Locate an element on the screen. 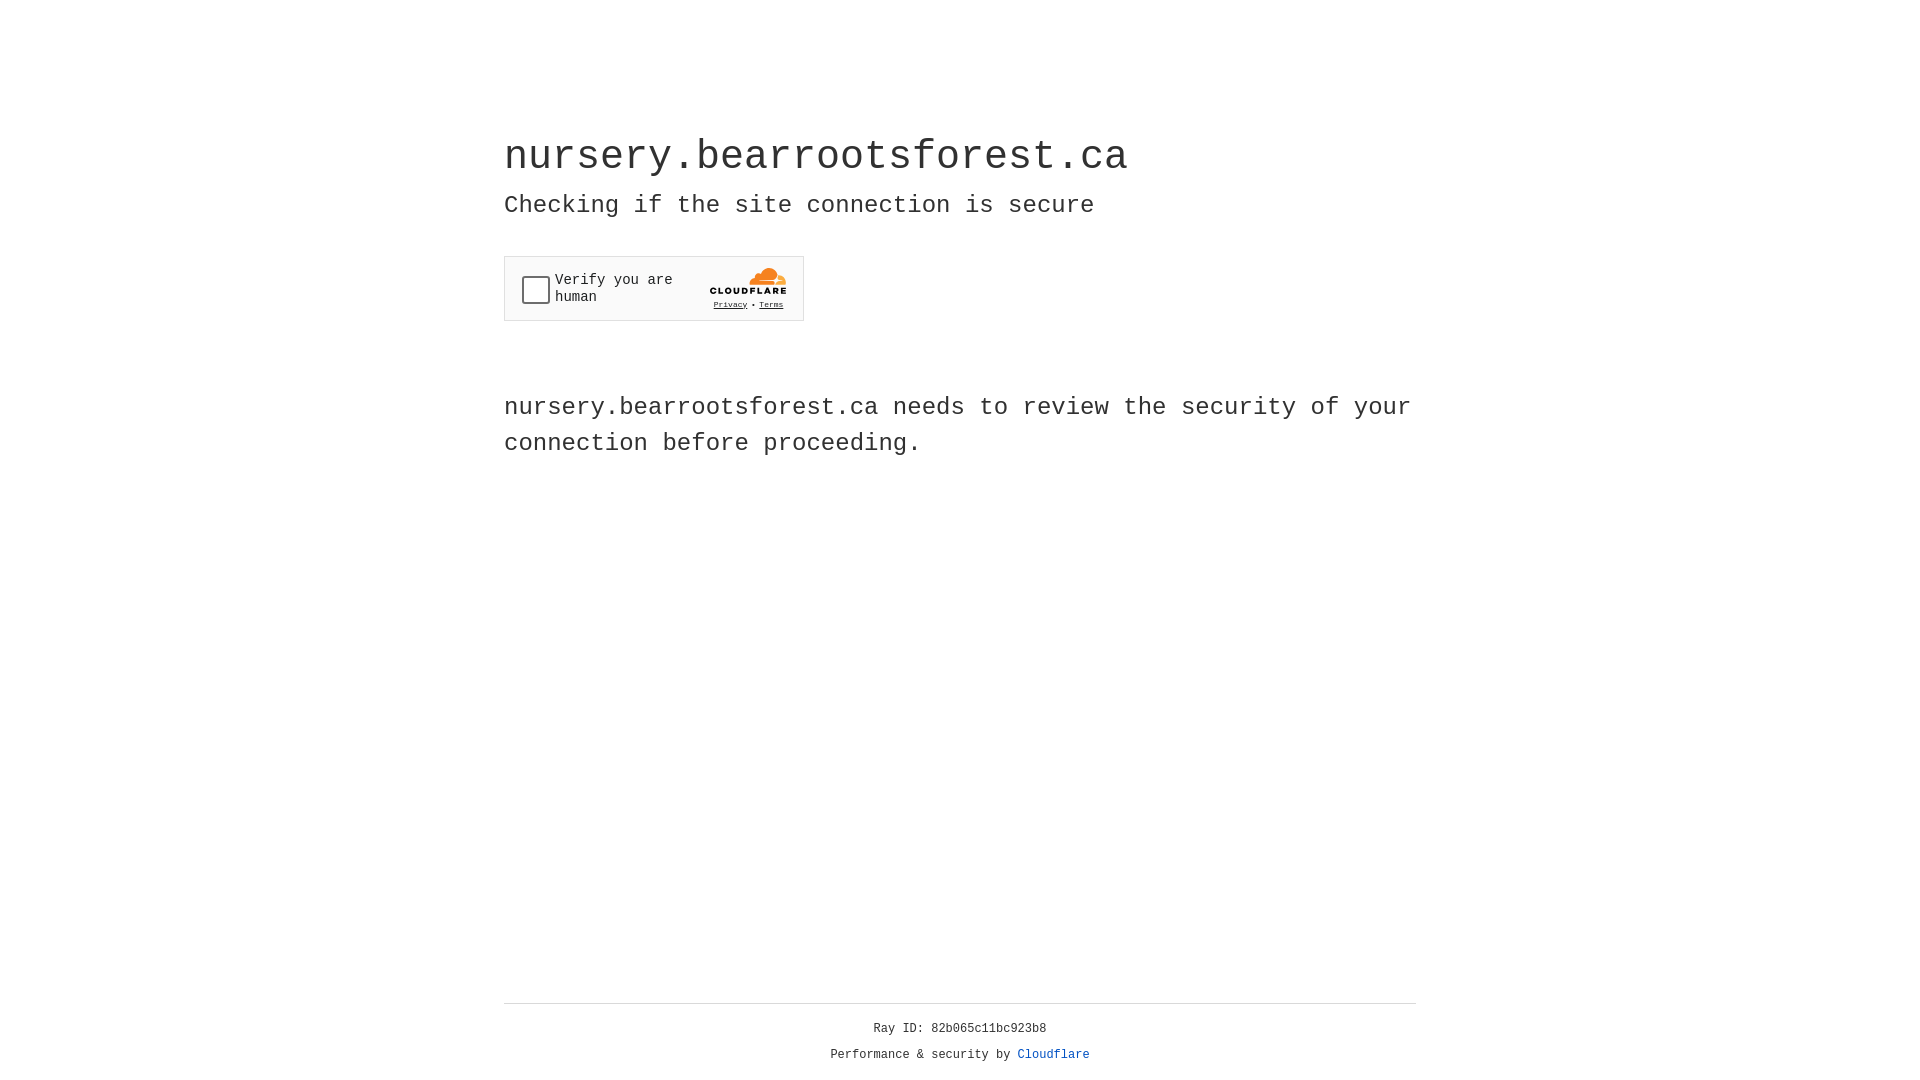 This screenshot has height=1080, width=1920. 'Cloudflare' is located at coordinates (1053, 1054).